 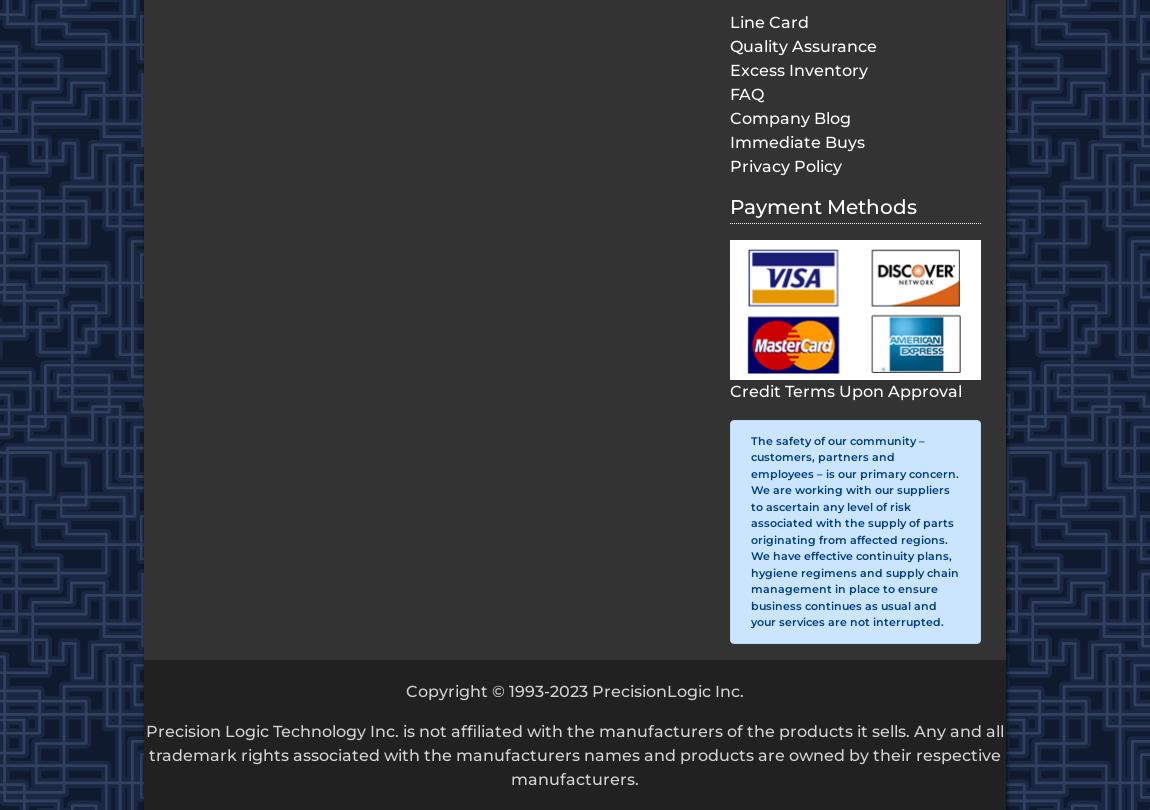 I want to click on 'FAQ', so click(x=746, y=94).